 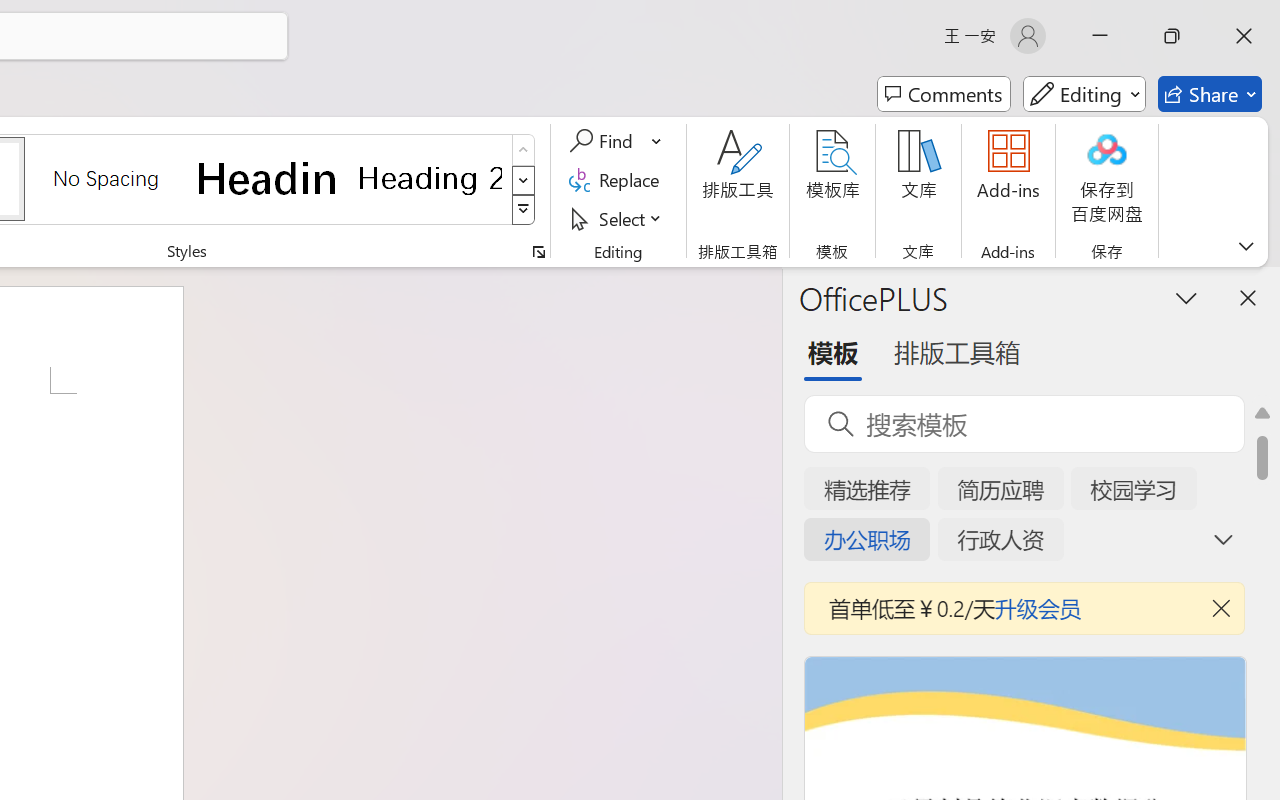 I want to click on 'Ribbon Display Options', so click(x=1245, y=245).